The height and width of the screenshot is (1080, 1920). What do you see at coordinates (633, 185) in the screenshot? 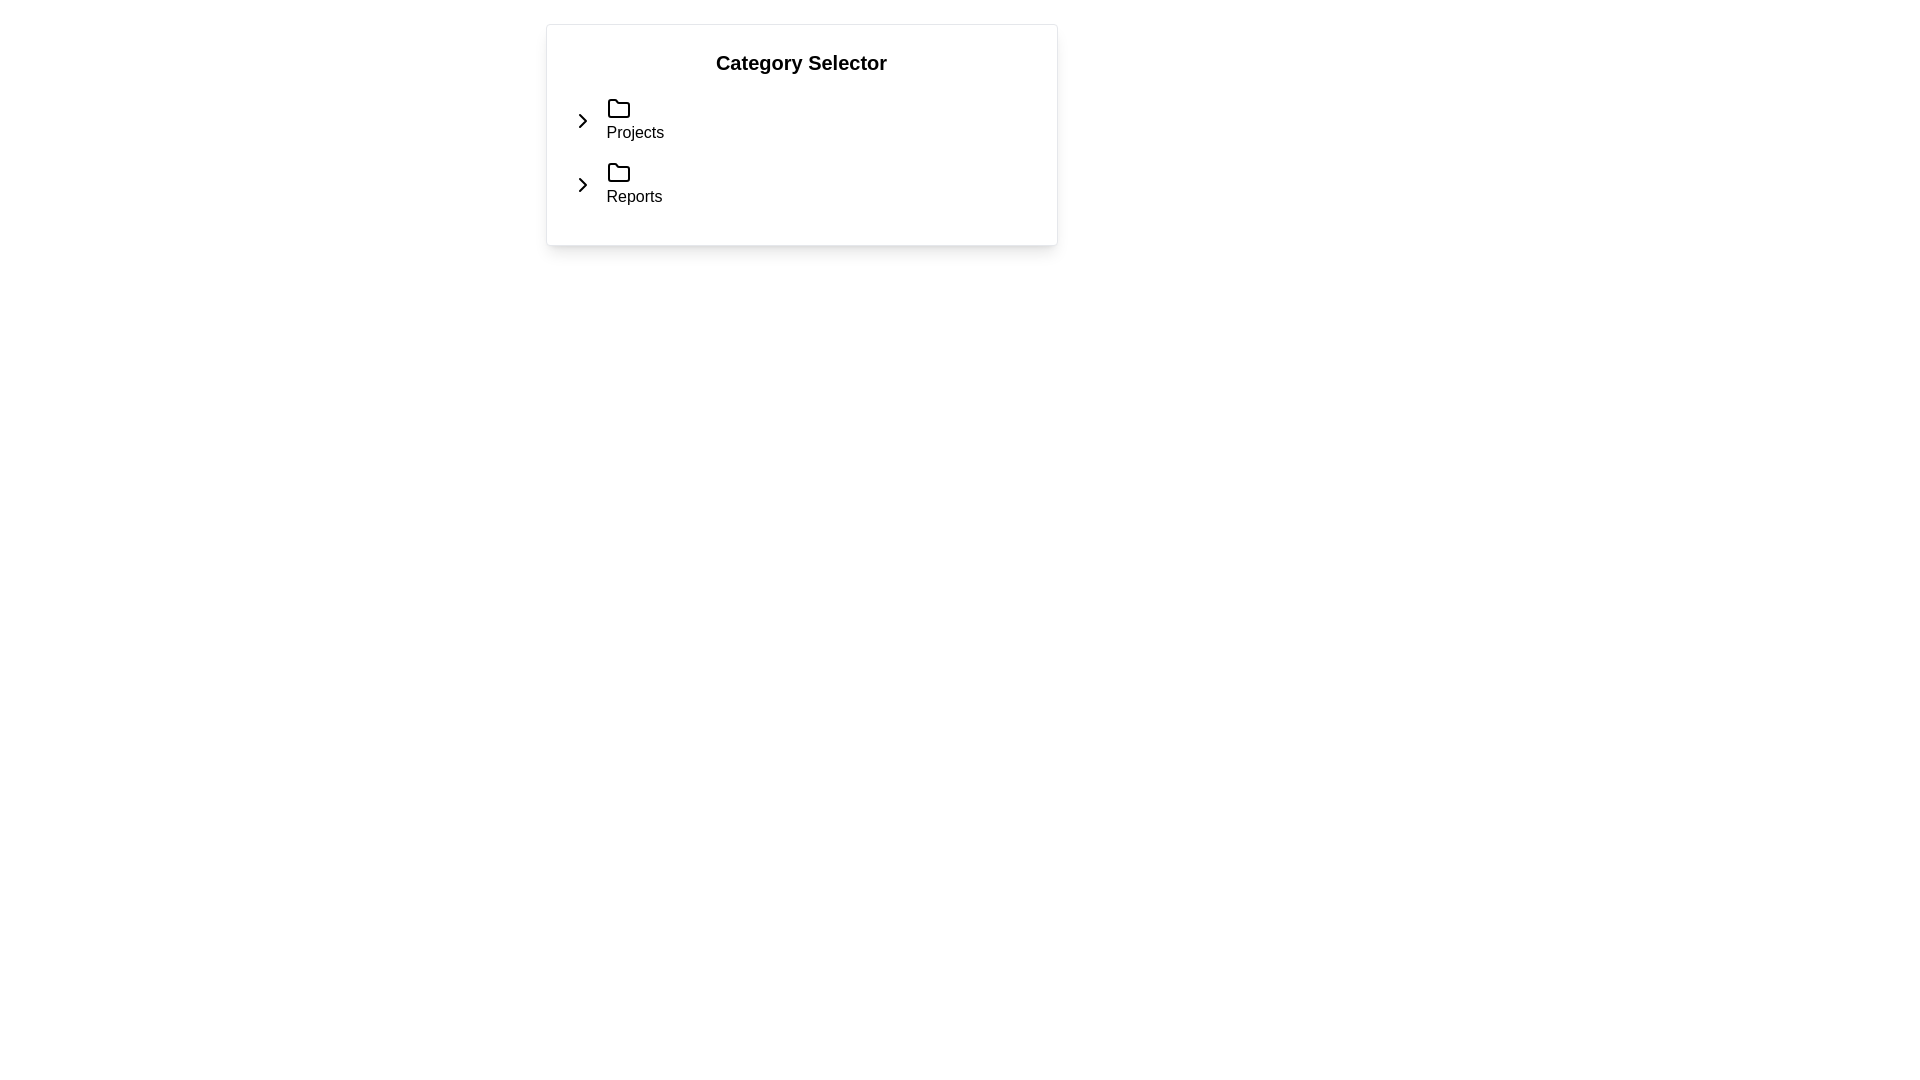
I see `the 'Reports' button, which is styled with a pointer cursor and is the second interactive item in a vertical list below the 'Projects' entry` at bounding box center [633, 185].